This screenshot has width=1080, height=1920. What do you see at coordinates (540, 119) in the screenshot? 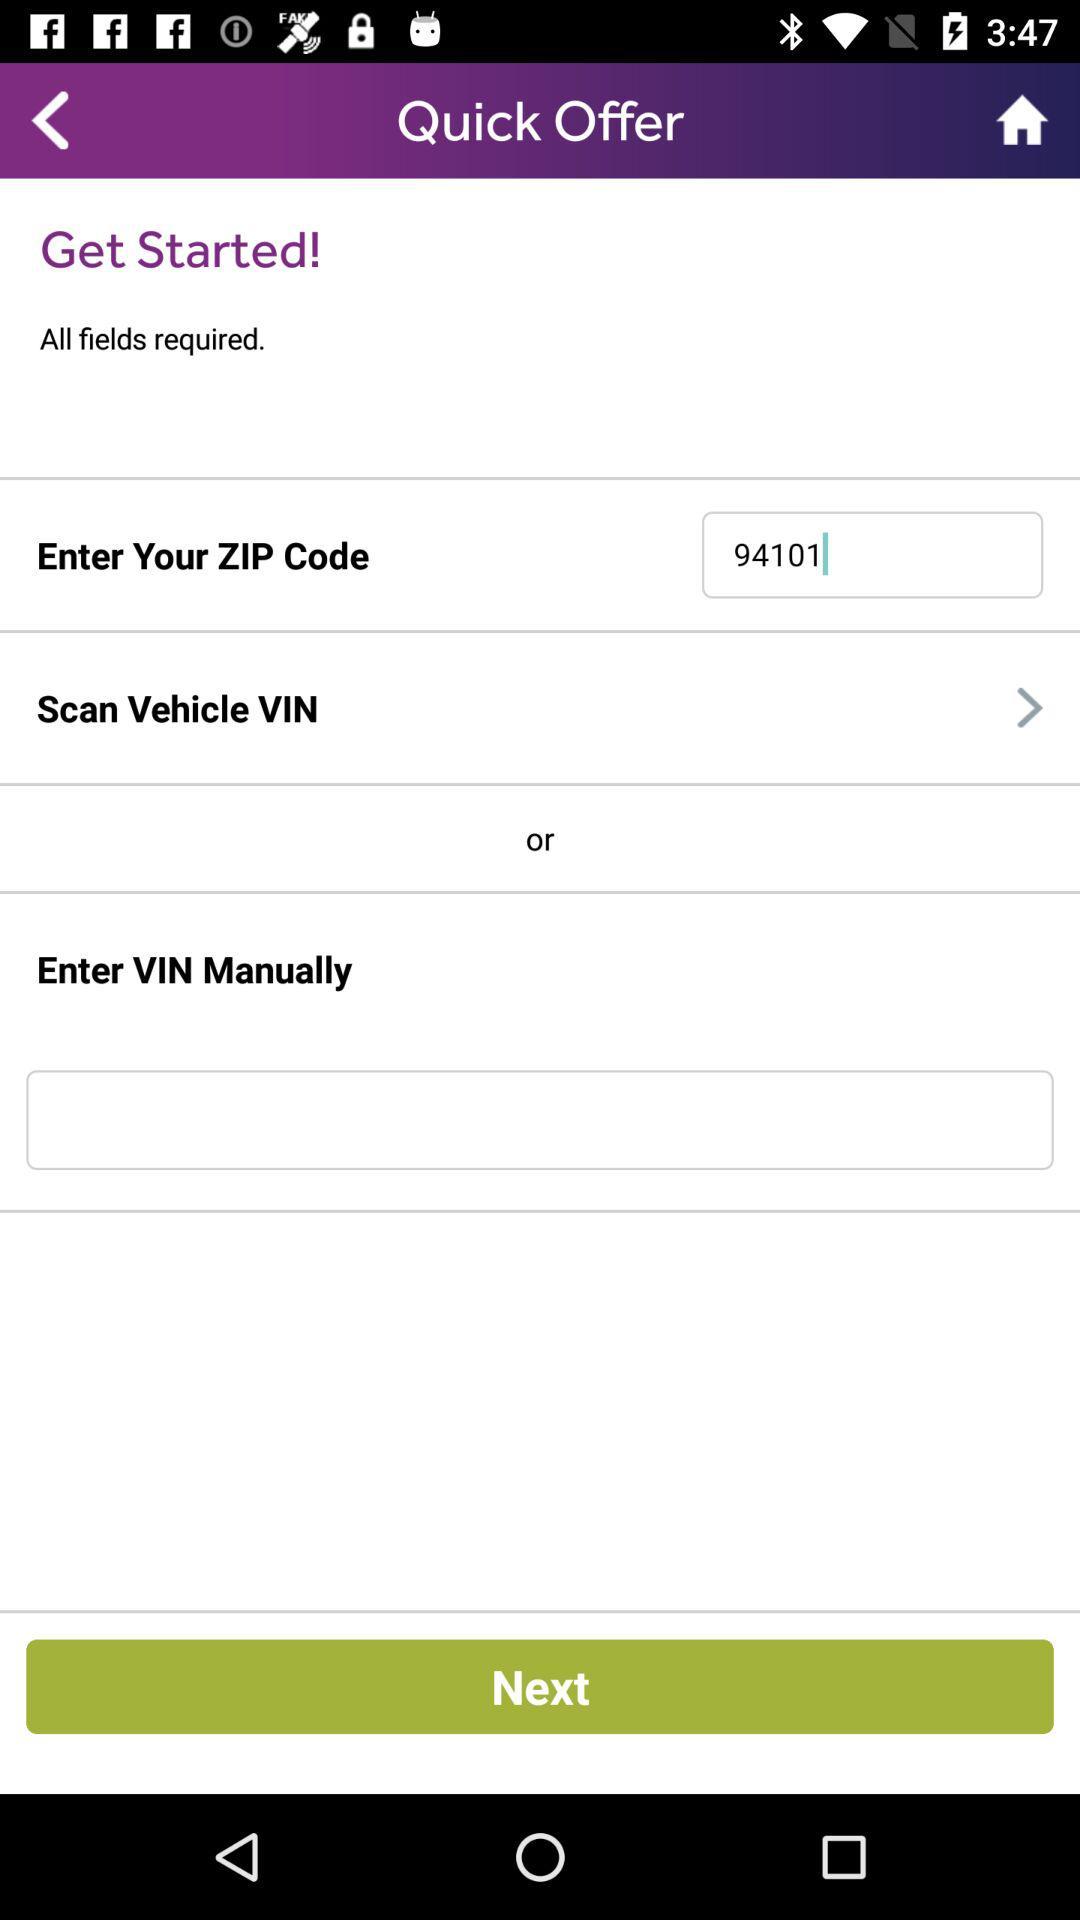
I see `the quick offer icon` at bounding box center [540, 119].